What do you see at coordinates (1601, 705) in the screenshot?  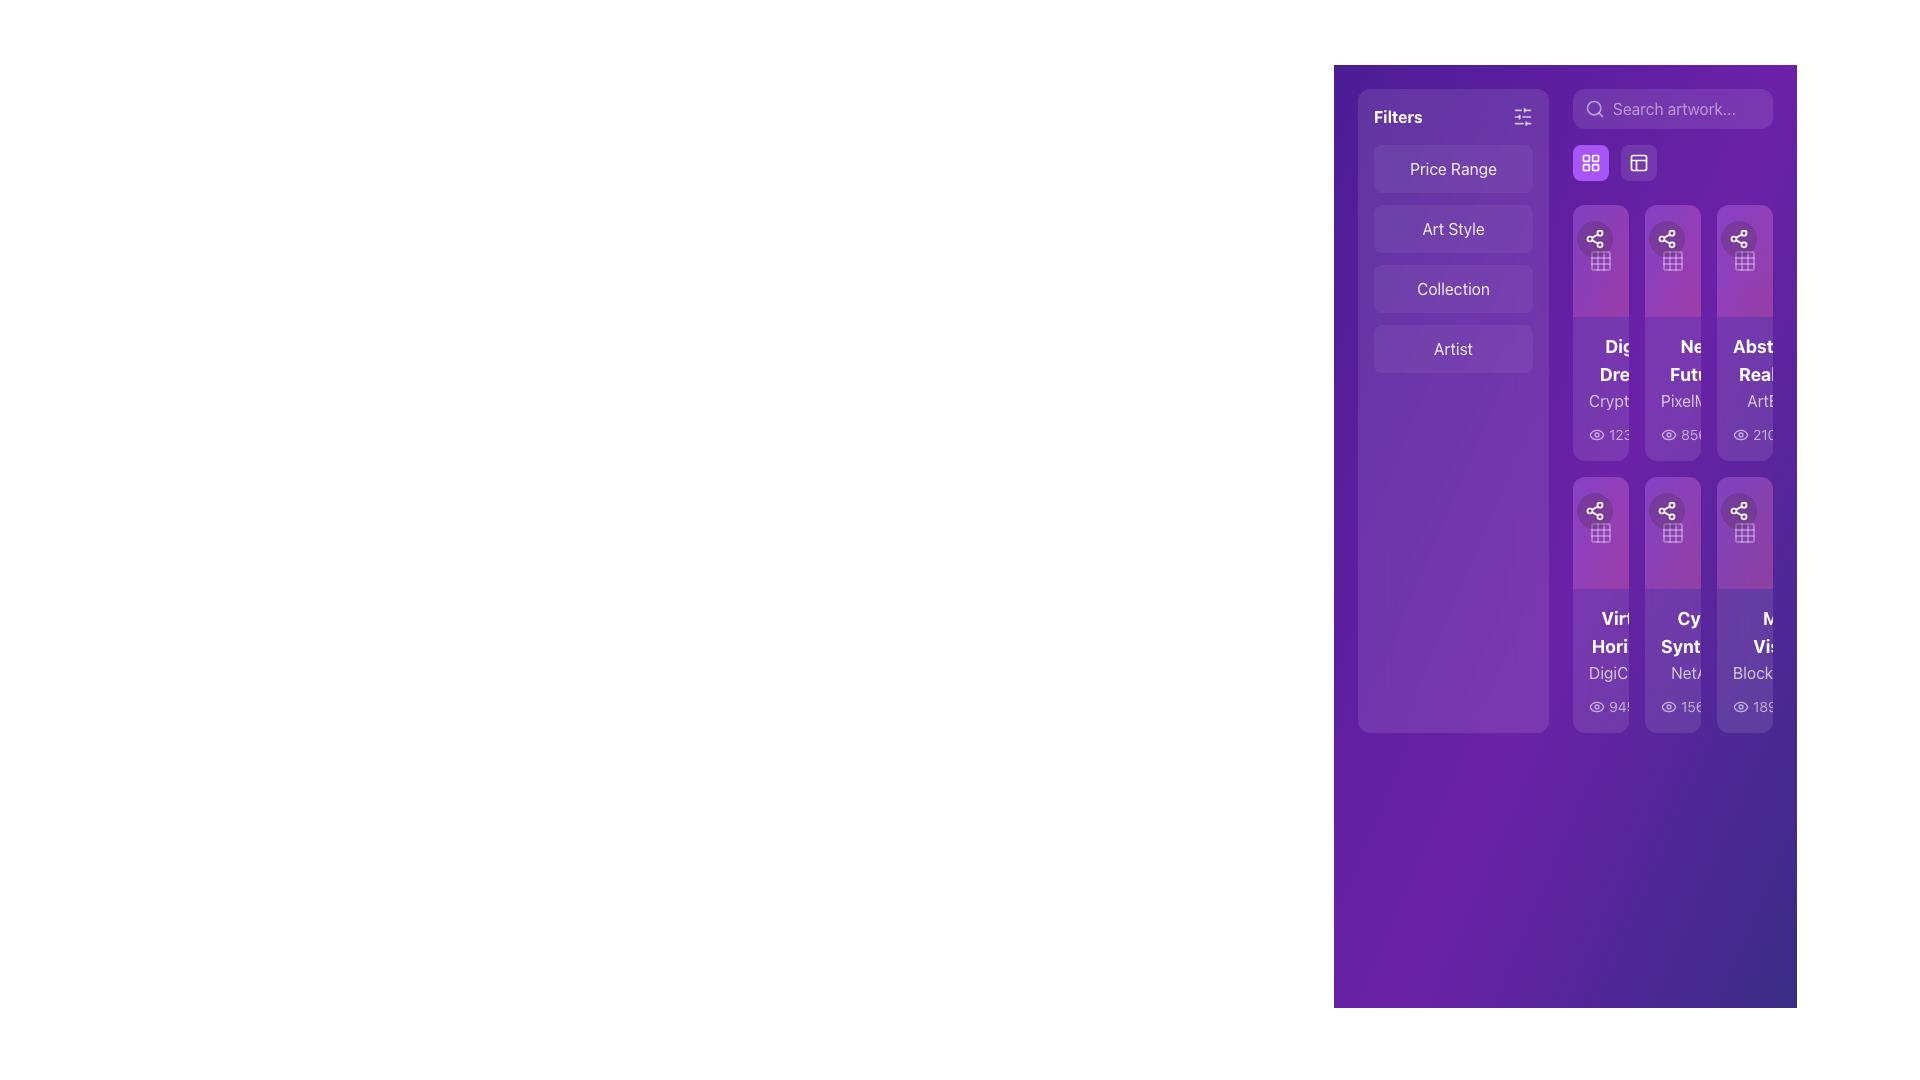 I see `the white text '94578' located in the 'Virtual HorizonsDigiCreator1.5 ETH' section, positioned beneath the 'DigiCreator' text and next to an eye icon` at bounding box center [1601, 705].